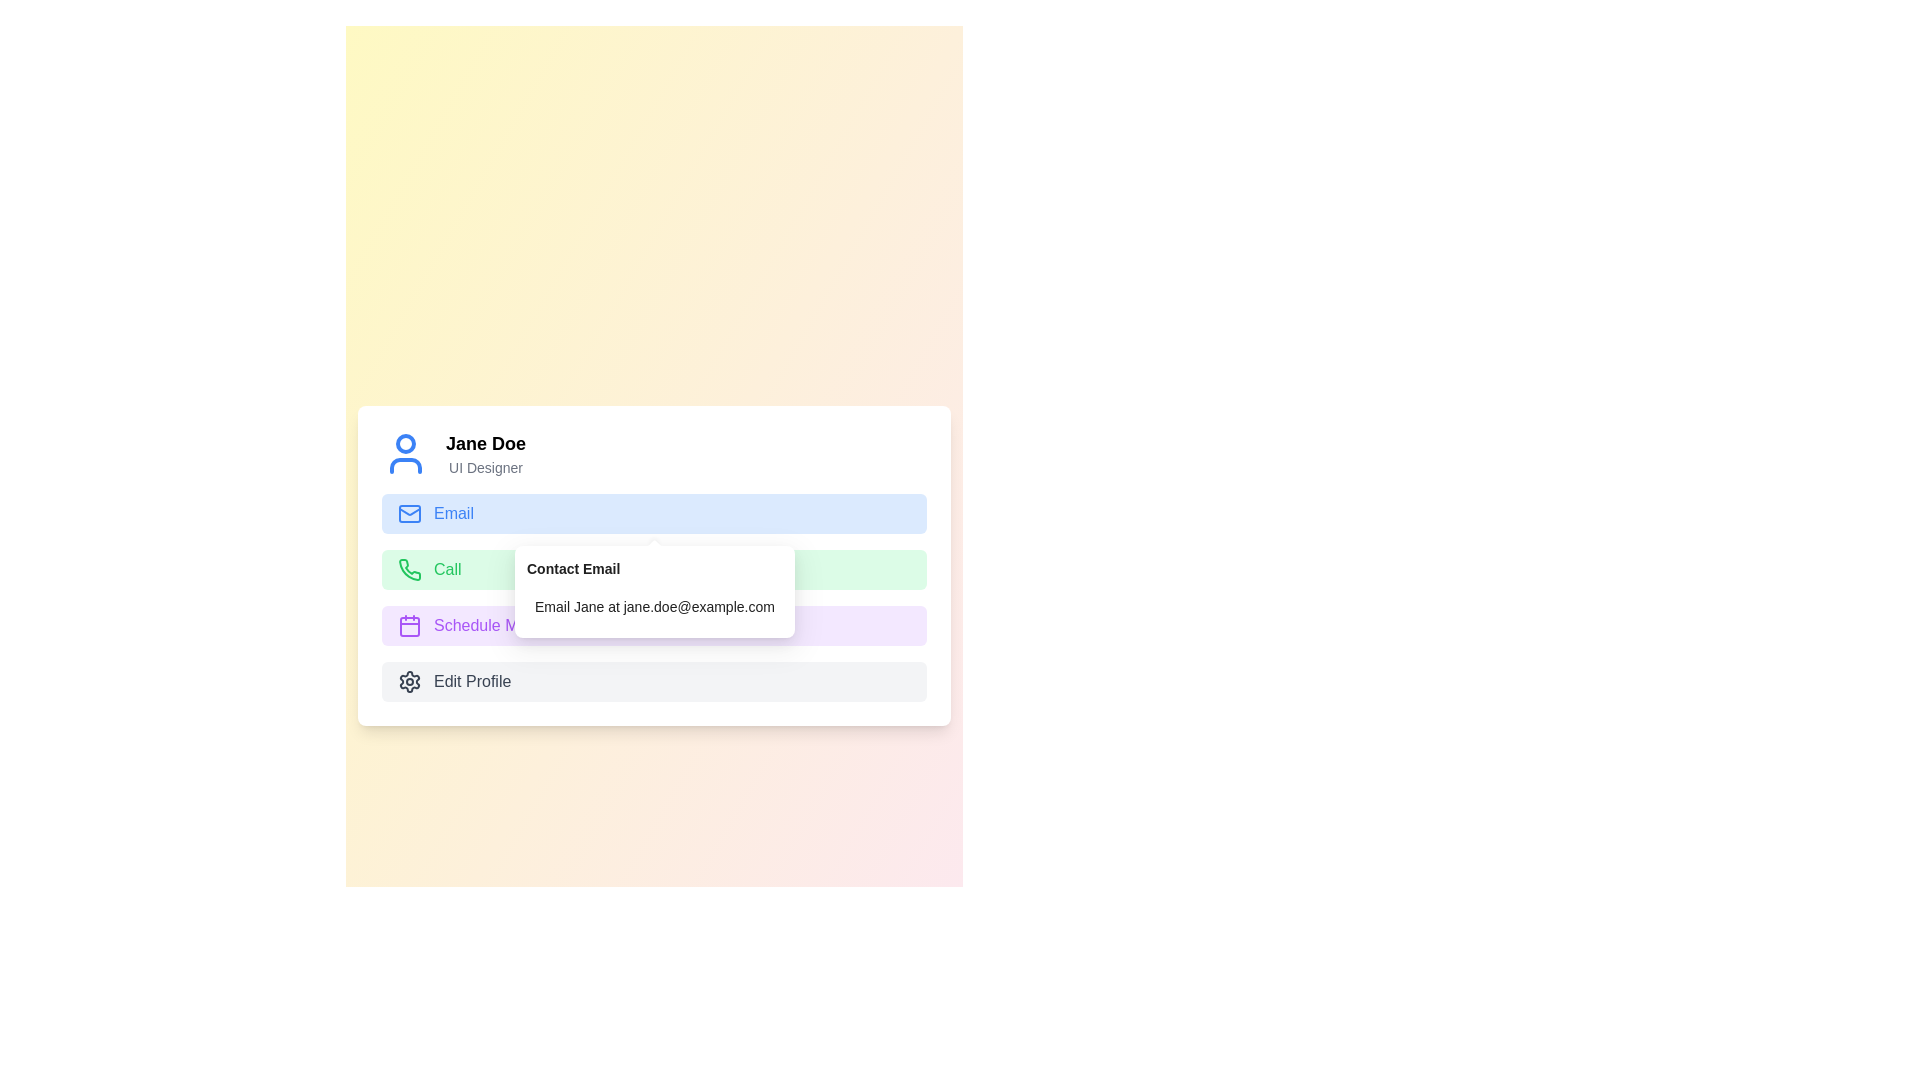 The height and width of the screenshot is (1080, 1920). I want to click on the text label displaying 'UI Designer', which is styled with a smaller gray font and positioned below the bold text label 'Jane Doe', so click(485, 467).